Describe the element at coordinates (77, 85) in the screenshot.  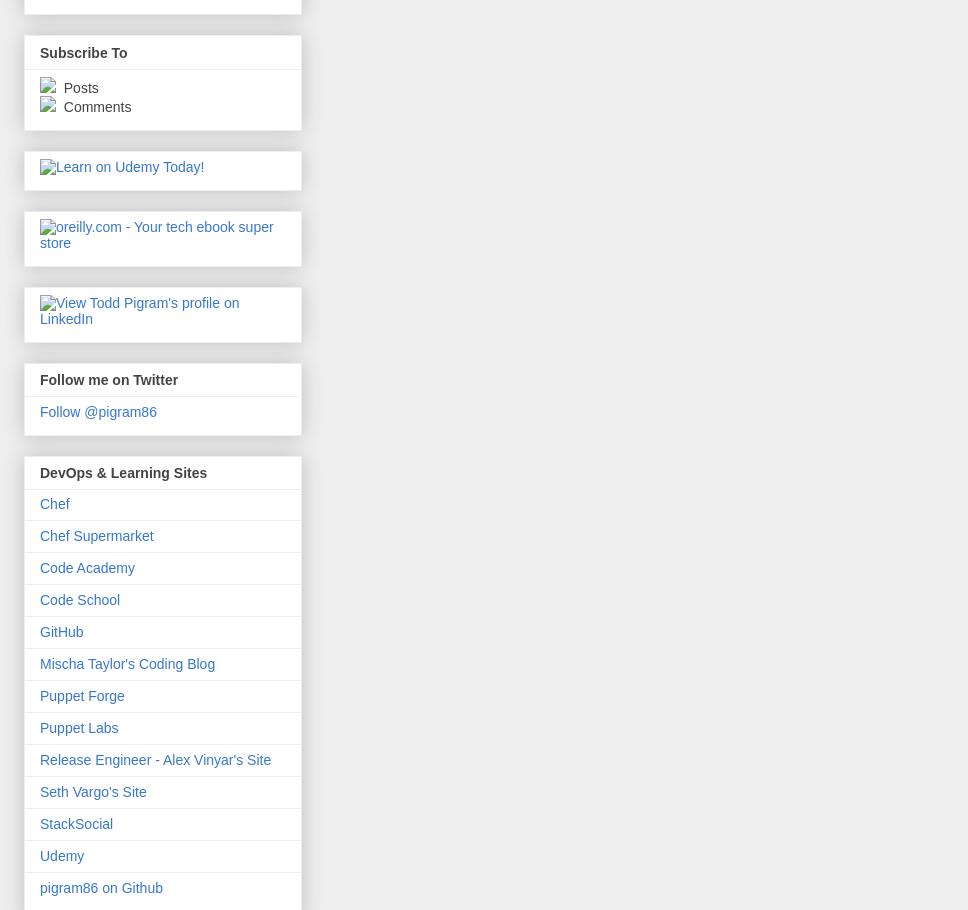
I see `'Posts'` at that location.